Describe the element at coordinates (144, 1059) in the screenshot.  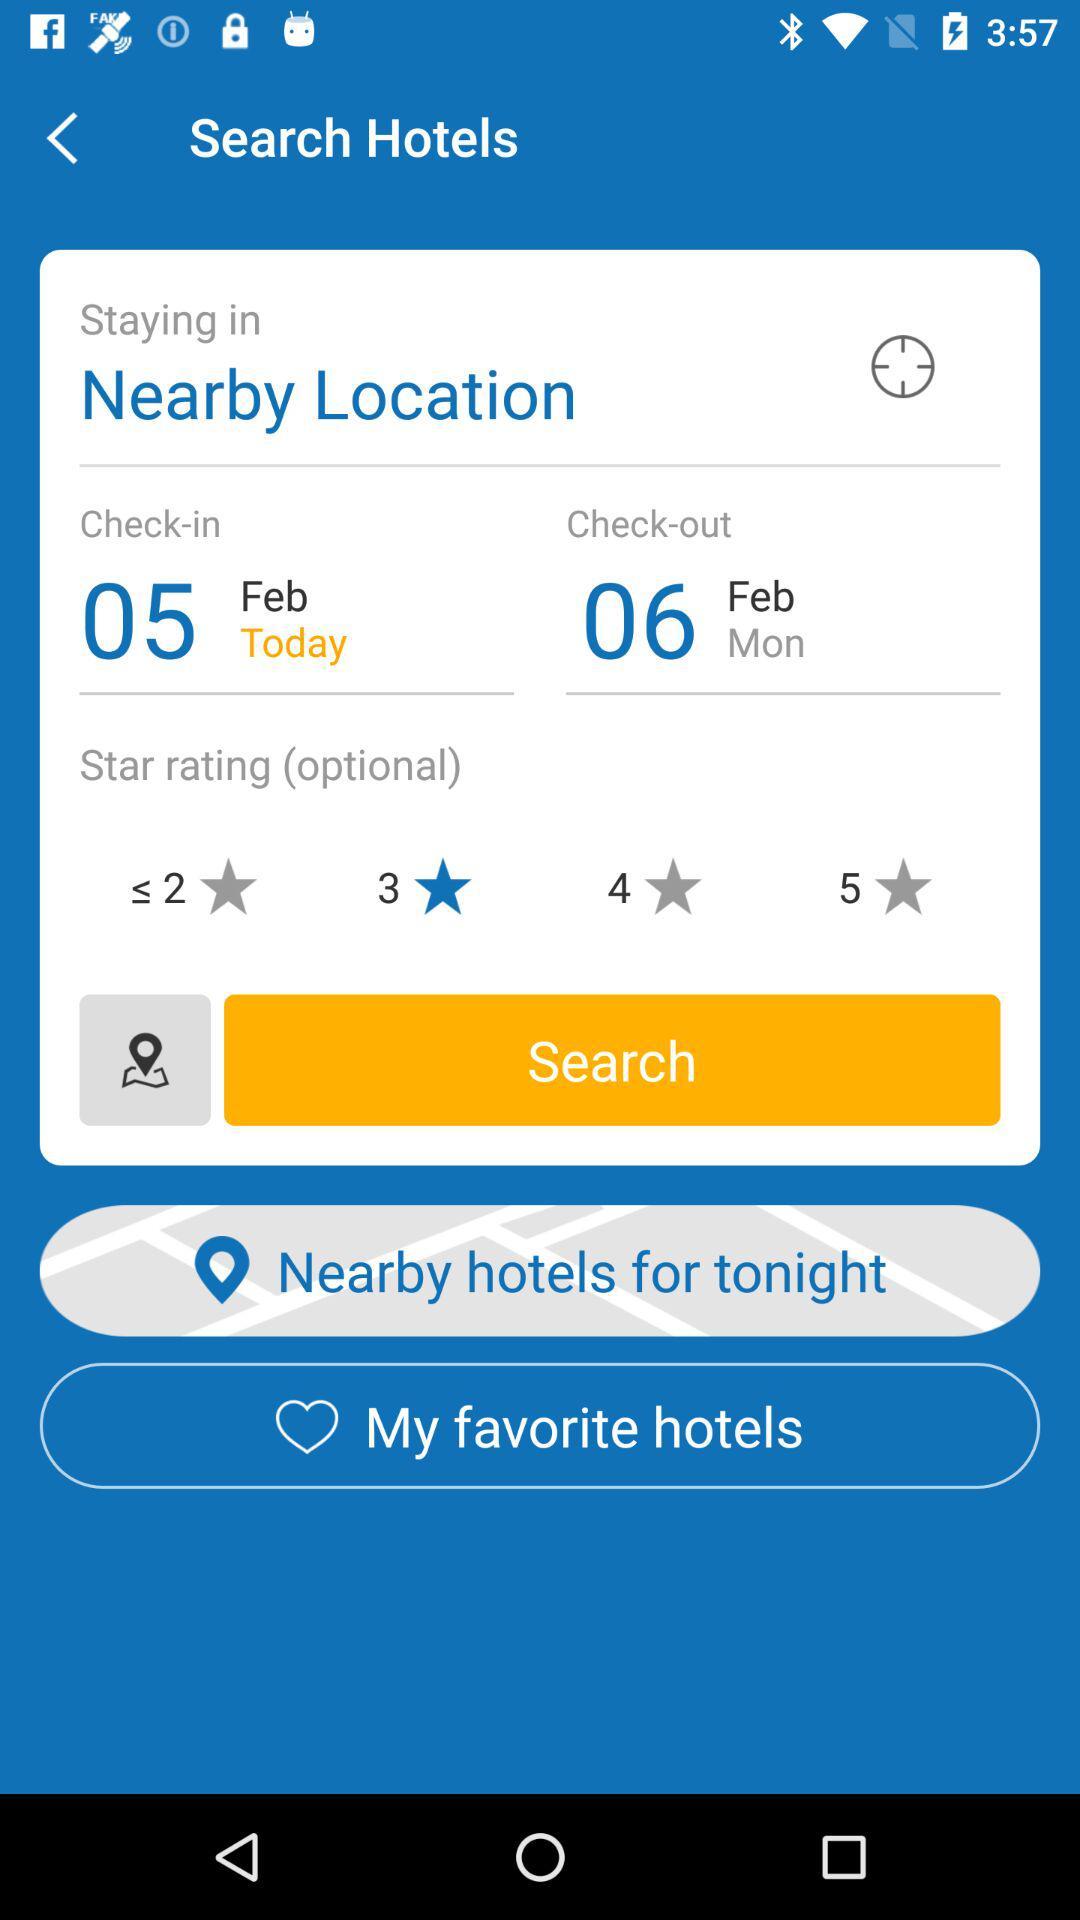
I see `change location` at that location.